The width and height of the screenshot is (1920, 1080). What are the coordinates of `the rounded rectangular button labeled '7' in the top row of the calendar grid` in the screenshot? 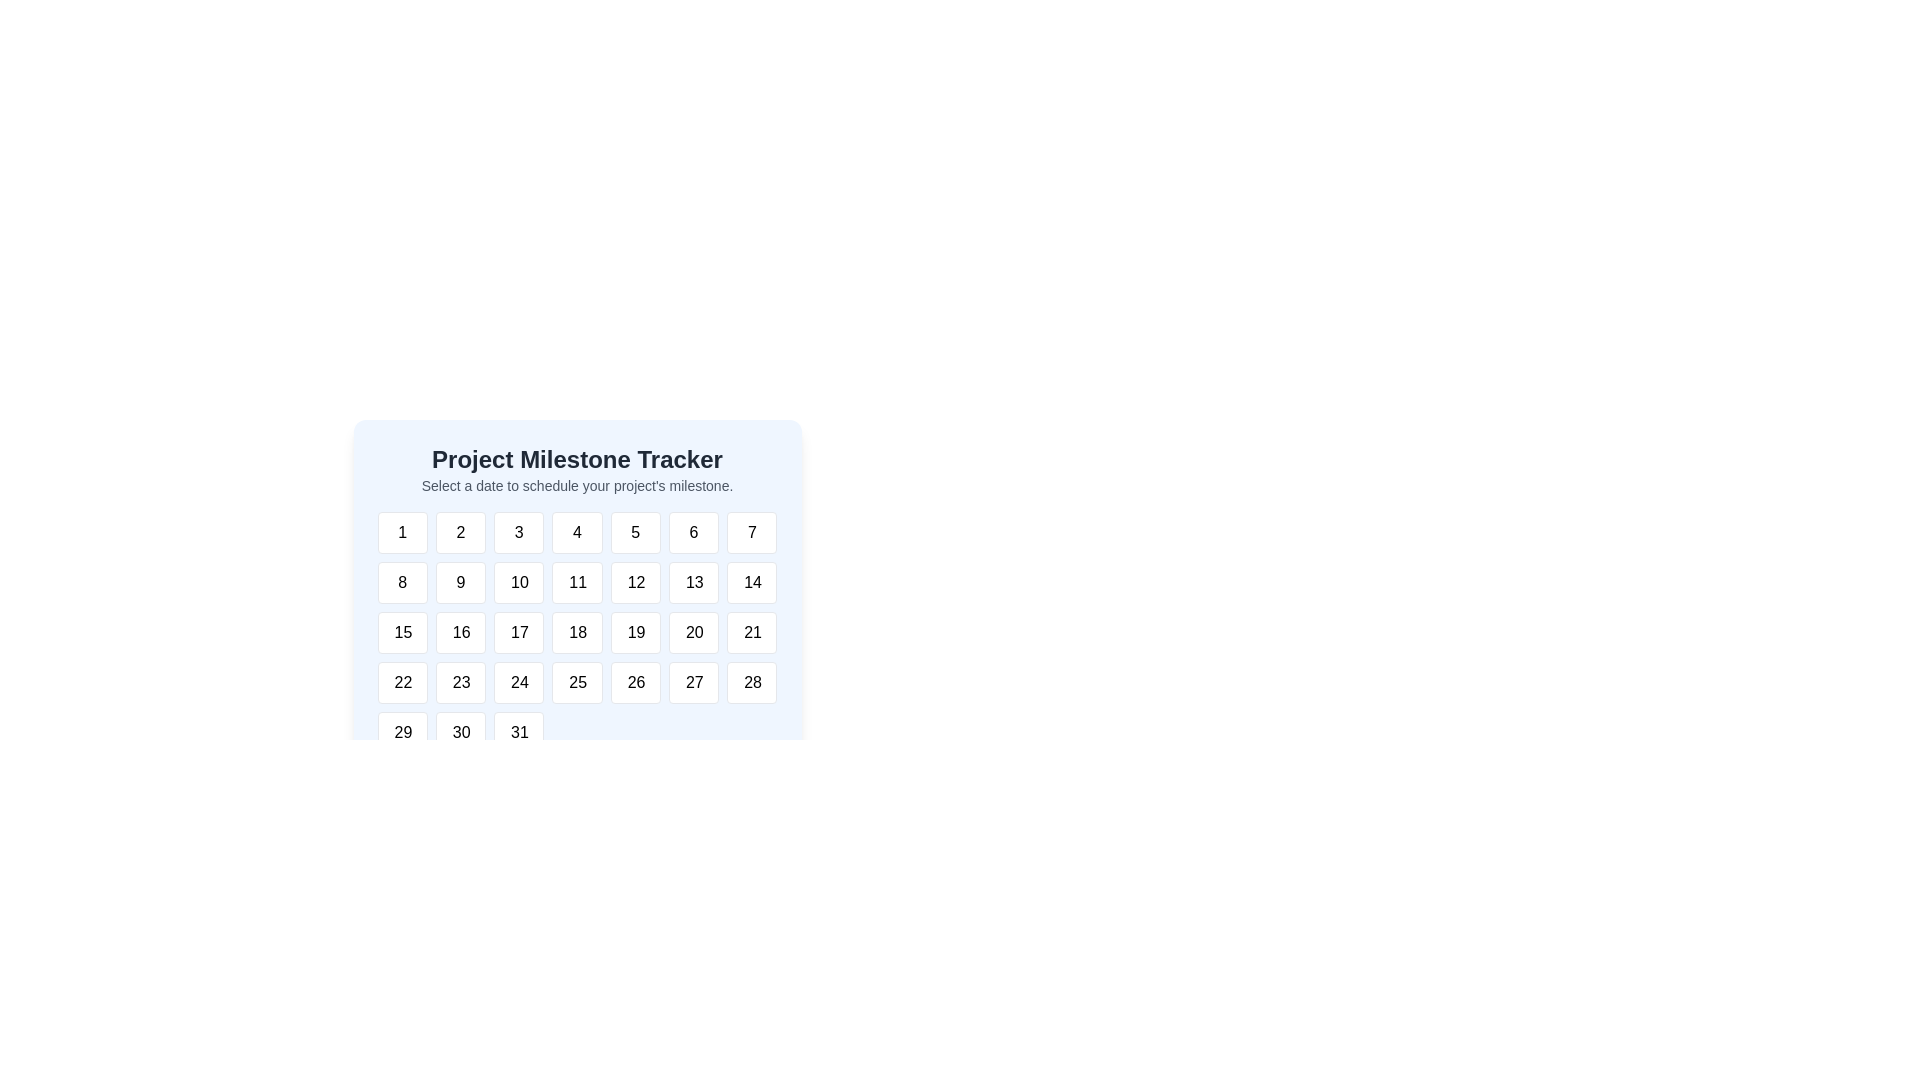 It's located at (751, 531).